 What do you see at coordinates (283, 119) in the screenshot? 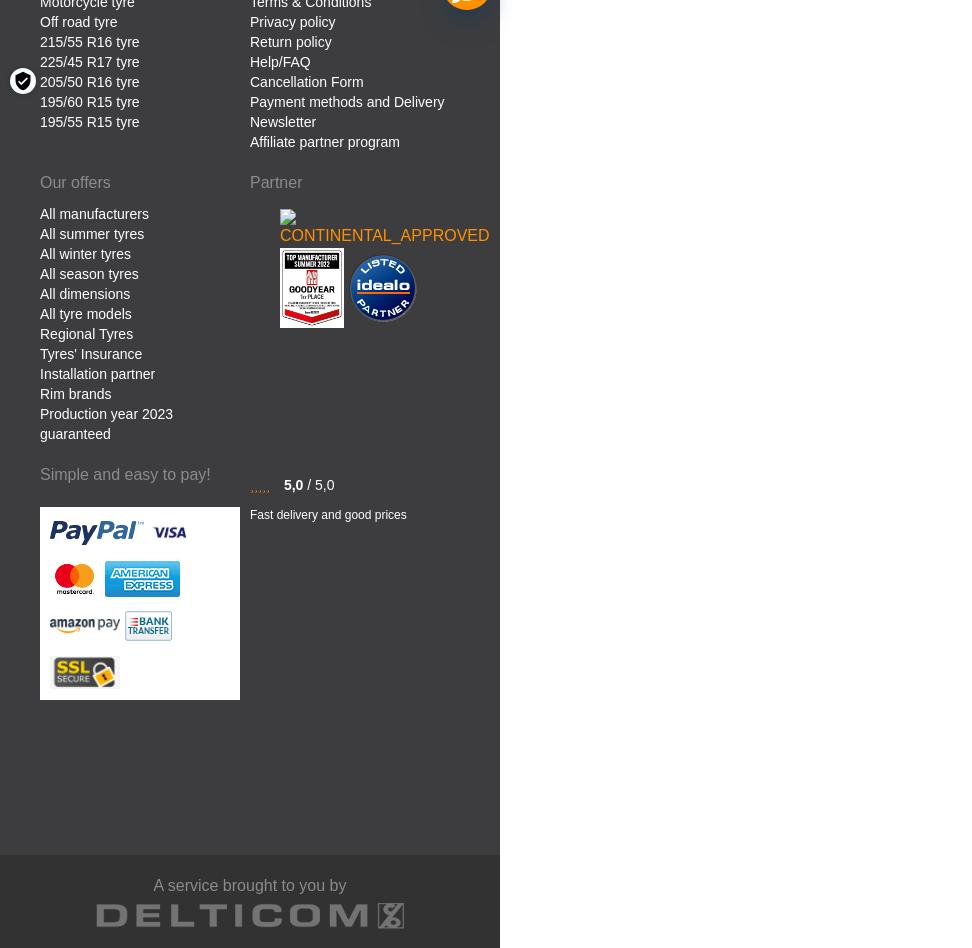
I see `'Newsletter'` at bounding box center [283, 119].